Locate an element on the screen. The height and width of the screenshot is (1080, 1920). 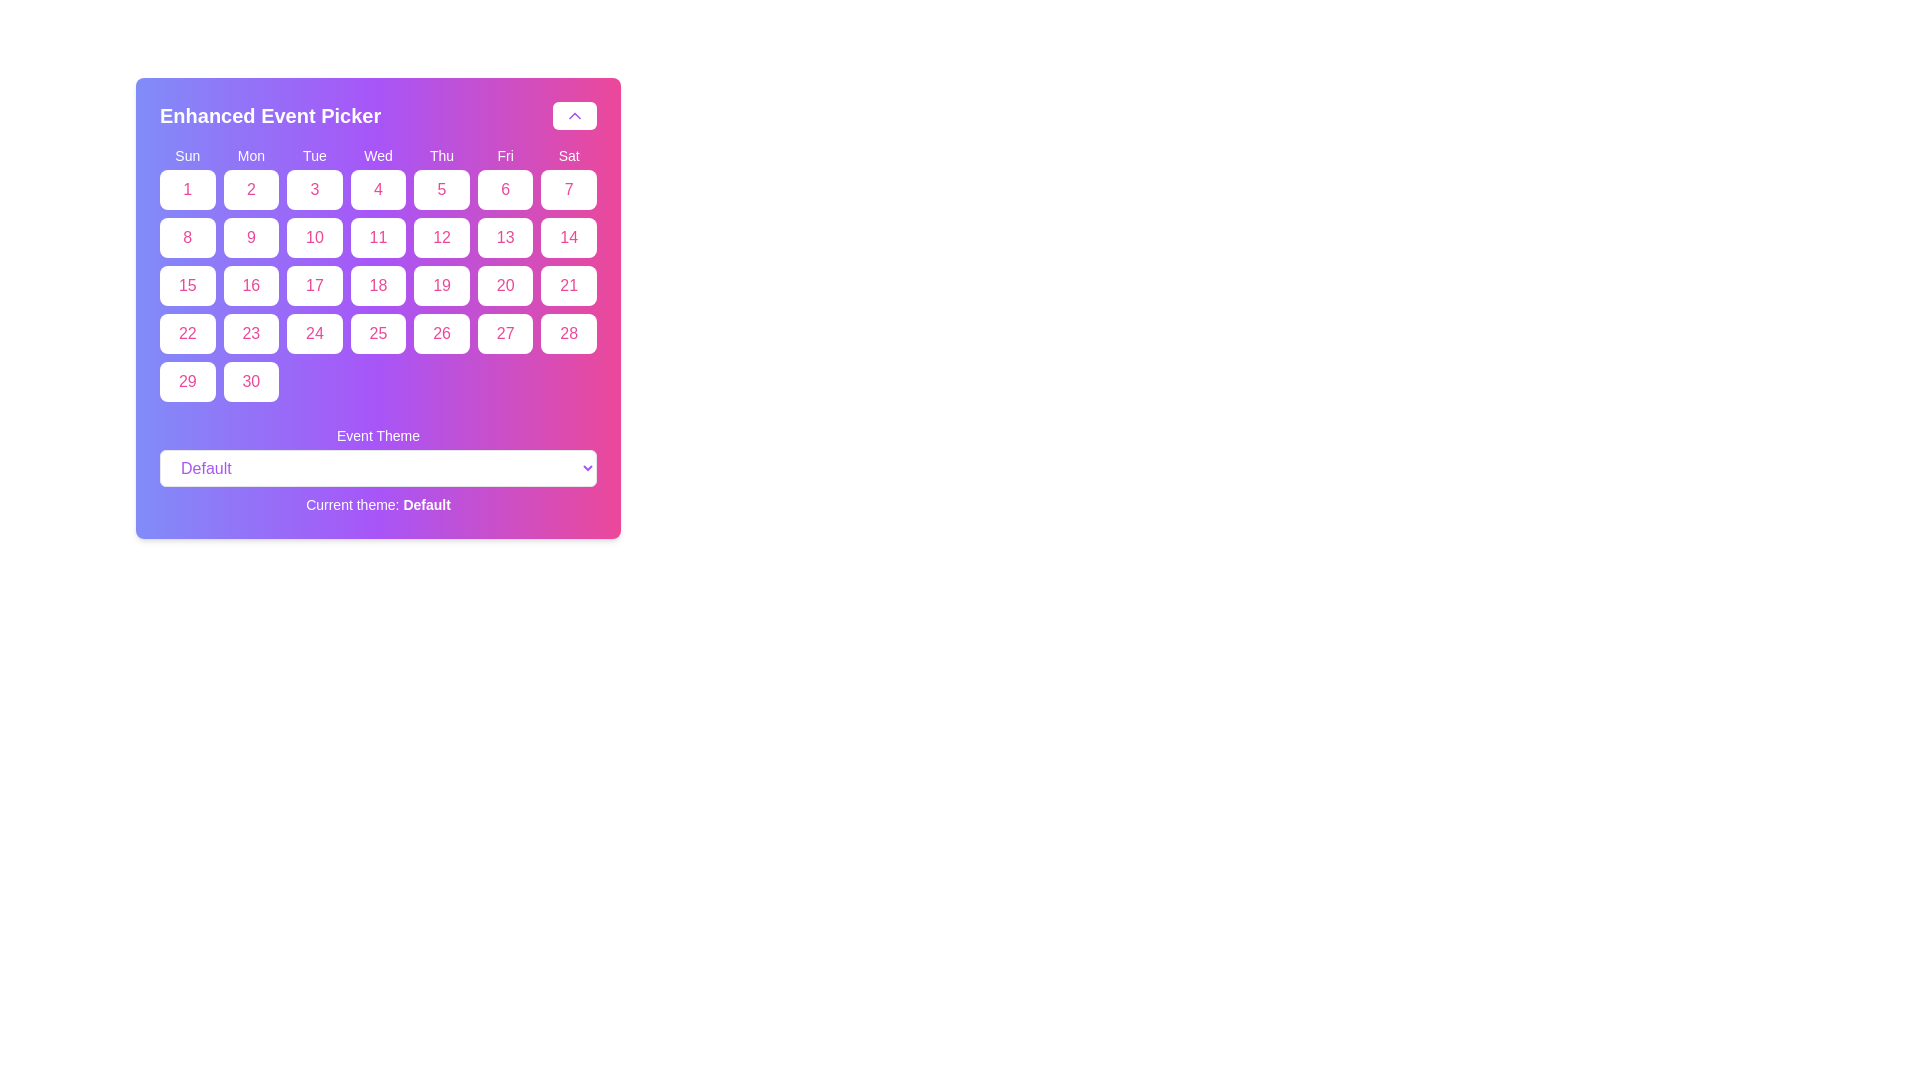
the button labeled '20' in the third row and sixth column of the calendar grid is located at coordinates (505, 285).